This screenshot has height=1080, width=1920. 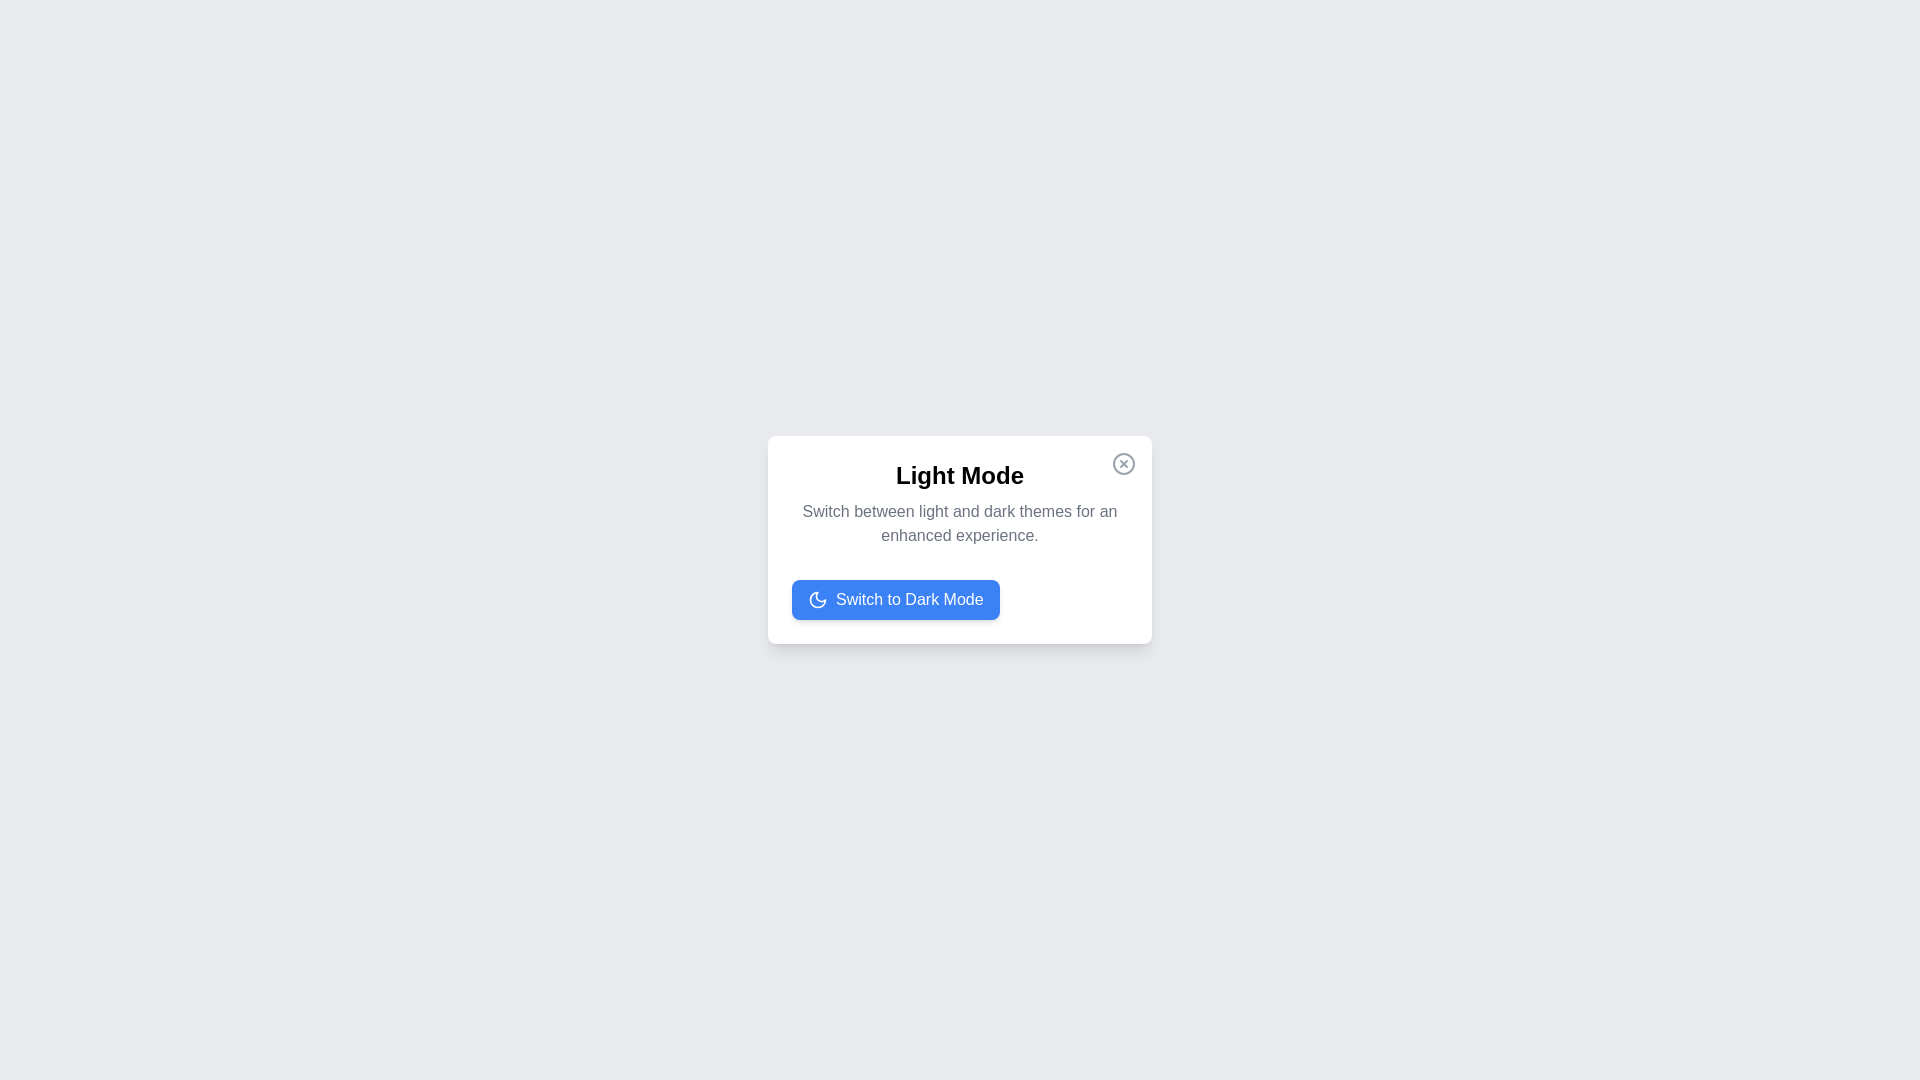 What do you see at coordinates (1123, 463) in the screenshot?
I see `the close button to close the dialog` at bounding box center [1123, 463].